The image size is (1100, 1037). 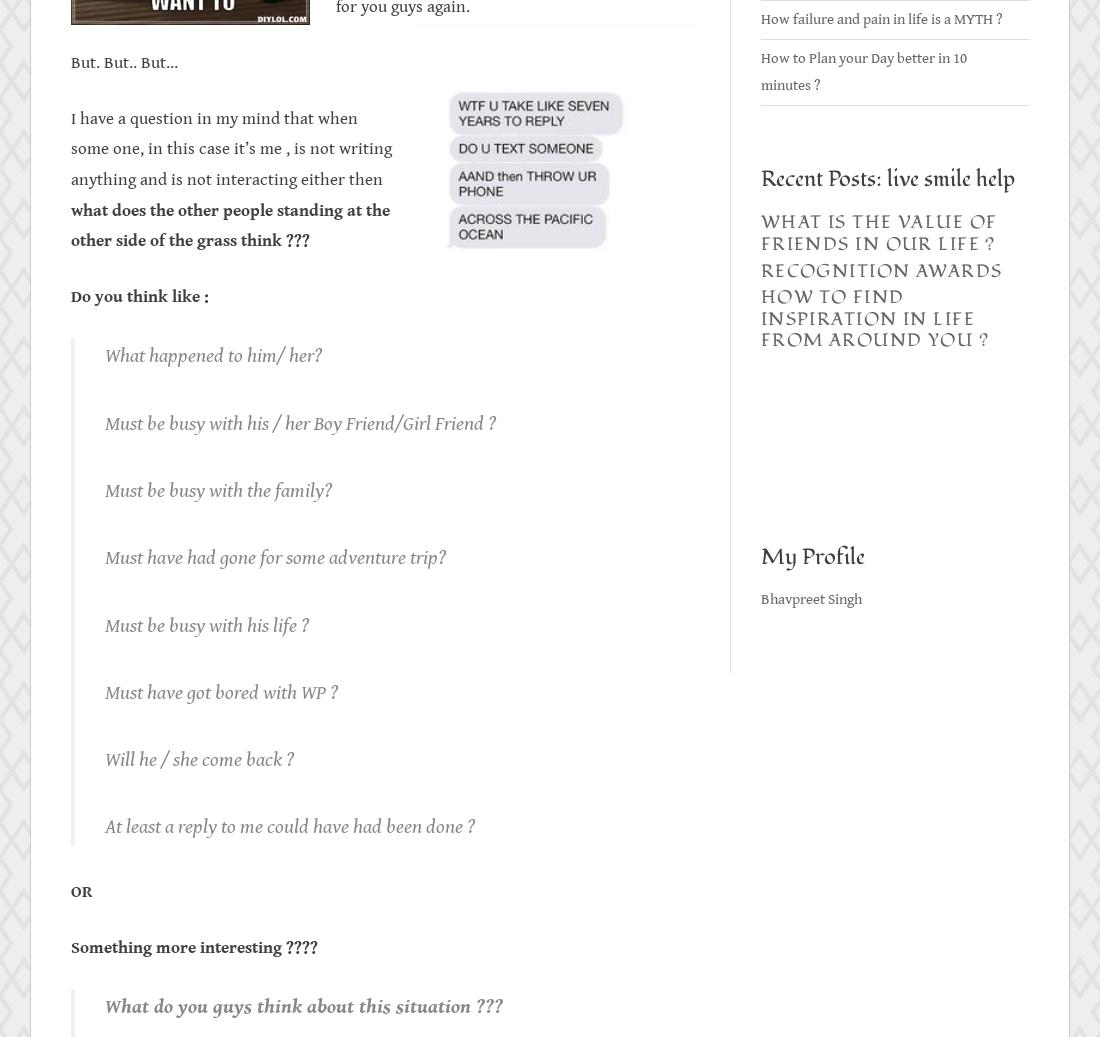 I want to click on 'Do you think like :', so click(x=139, y=295).